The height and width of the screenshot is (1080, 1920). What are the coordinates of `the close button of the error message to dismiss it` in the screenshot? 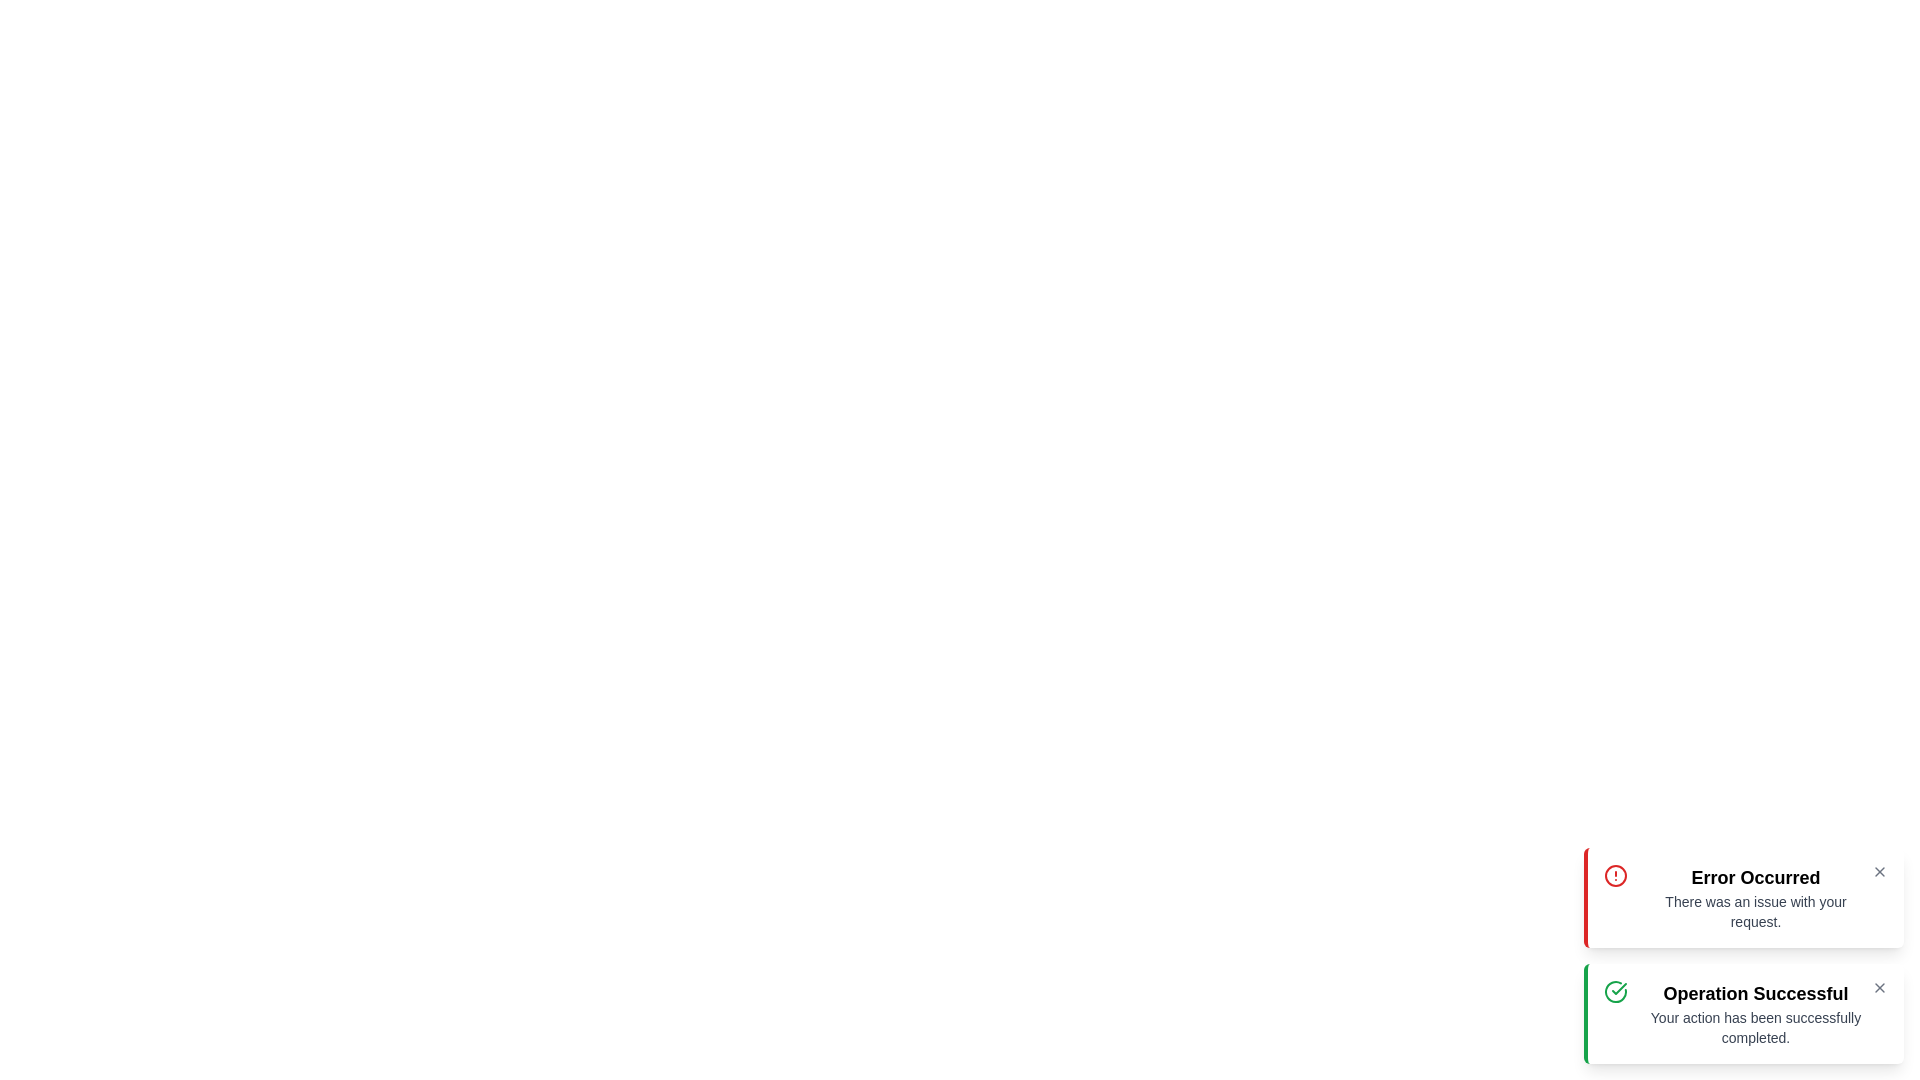 It's located at (1879, 870).